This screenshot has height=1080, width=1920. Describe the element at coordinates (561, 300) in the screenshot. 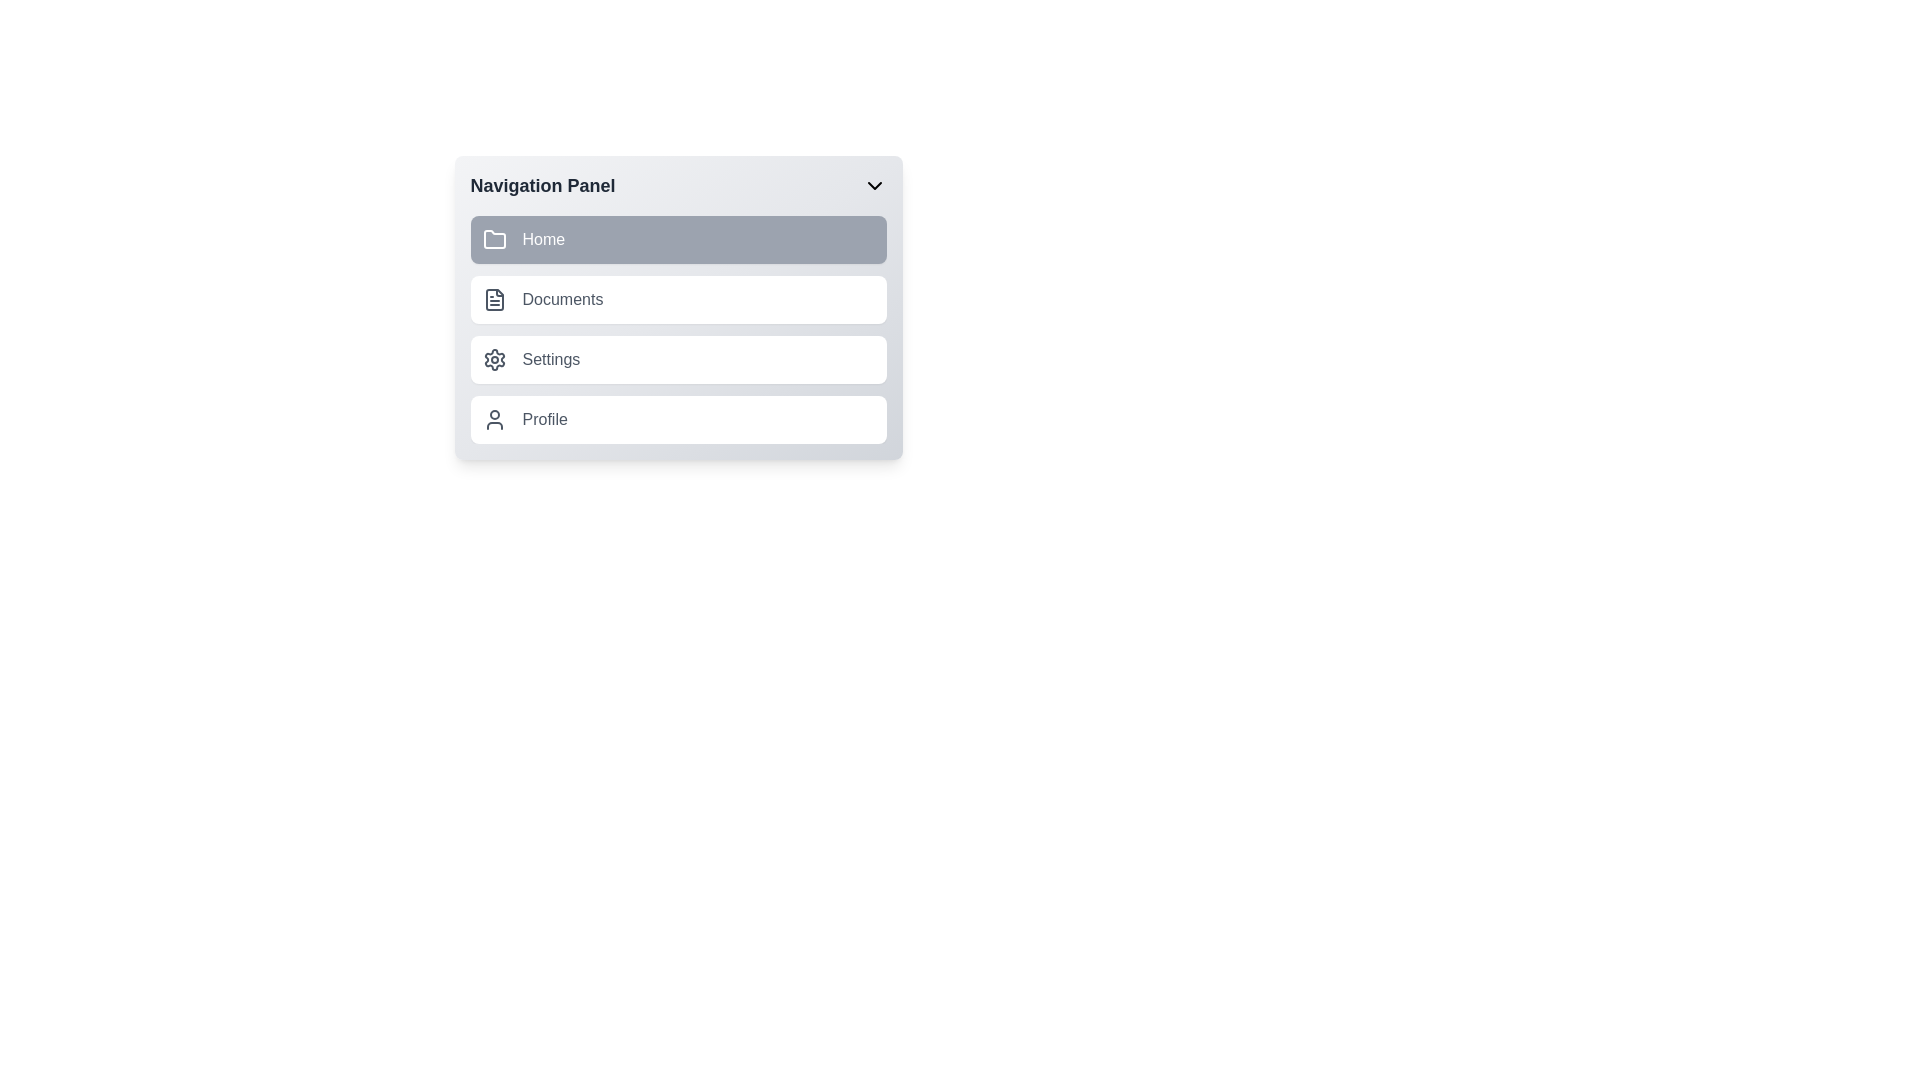

I see `the 'Documents' text label in the navigation panel for potential visual feedback` at that location.